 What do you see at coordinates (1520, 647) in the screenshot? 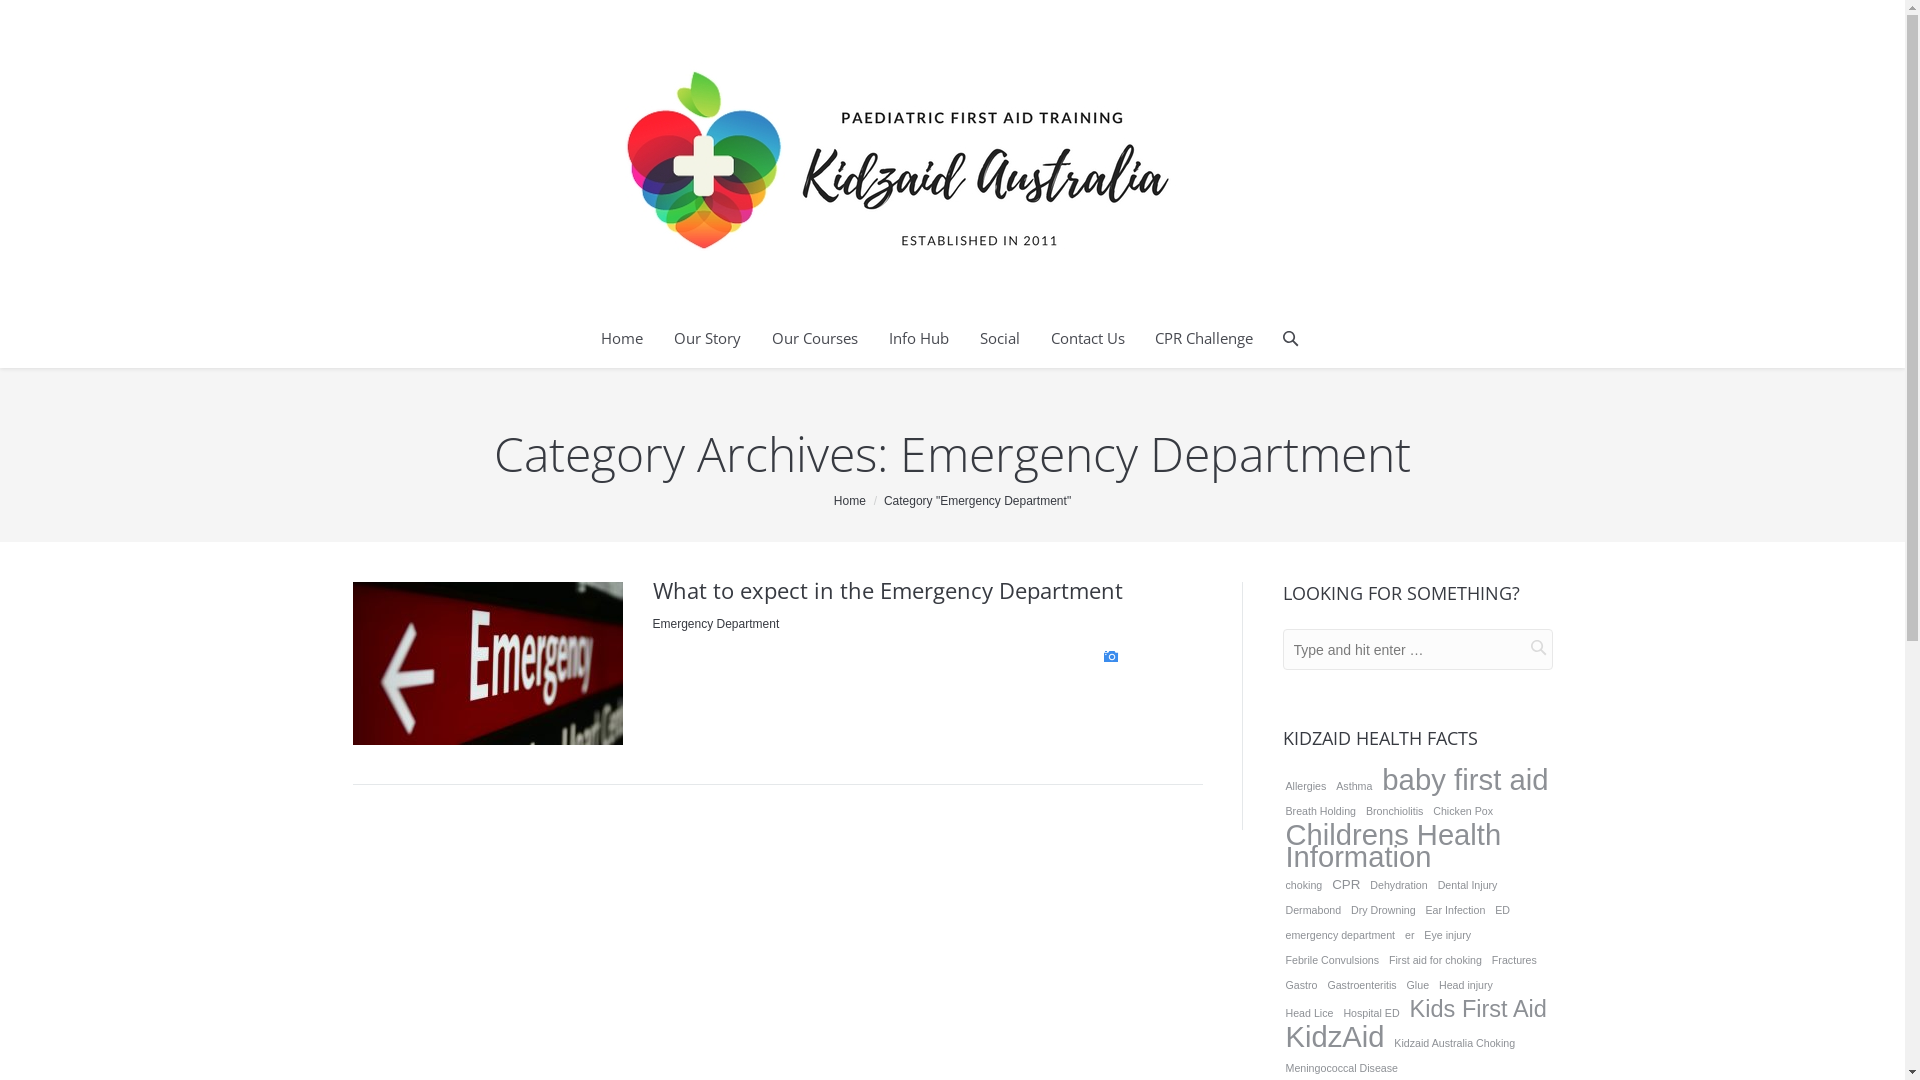
I see `'Go!'` at bounding box center [1520, 647].